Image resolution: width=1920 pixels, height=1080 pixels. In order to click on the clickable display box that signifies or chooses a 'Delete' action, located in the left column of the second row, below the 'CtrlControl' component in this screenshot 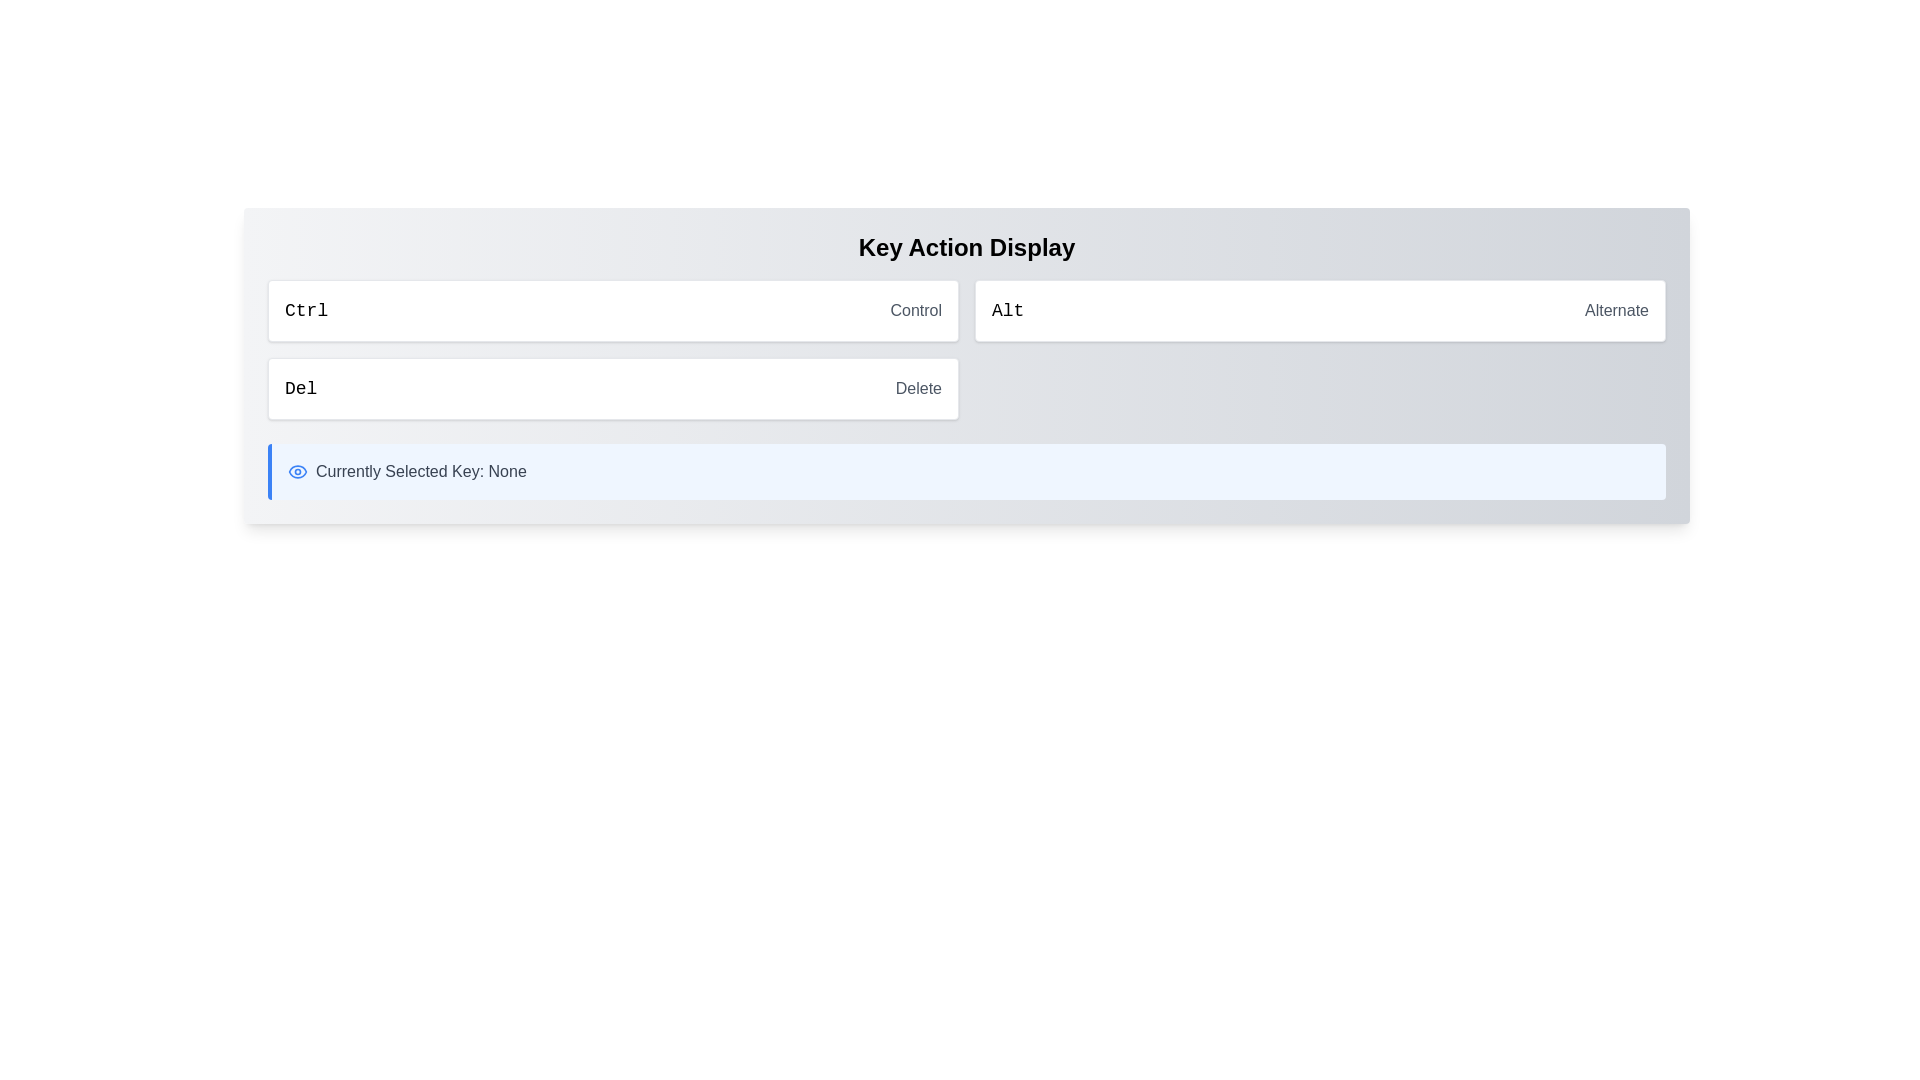, I will do `click(612, 389)`.